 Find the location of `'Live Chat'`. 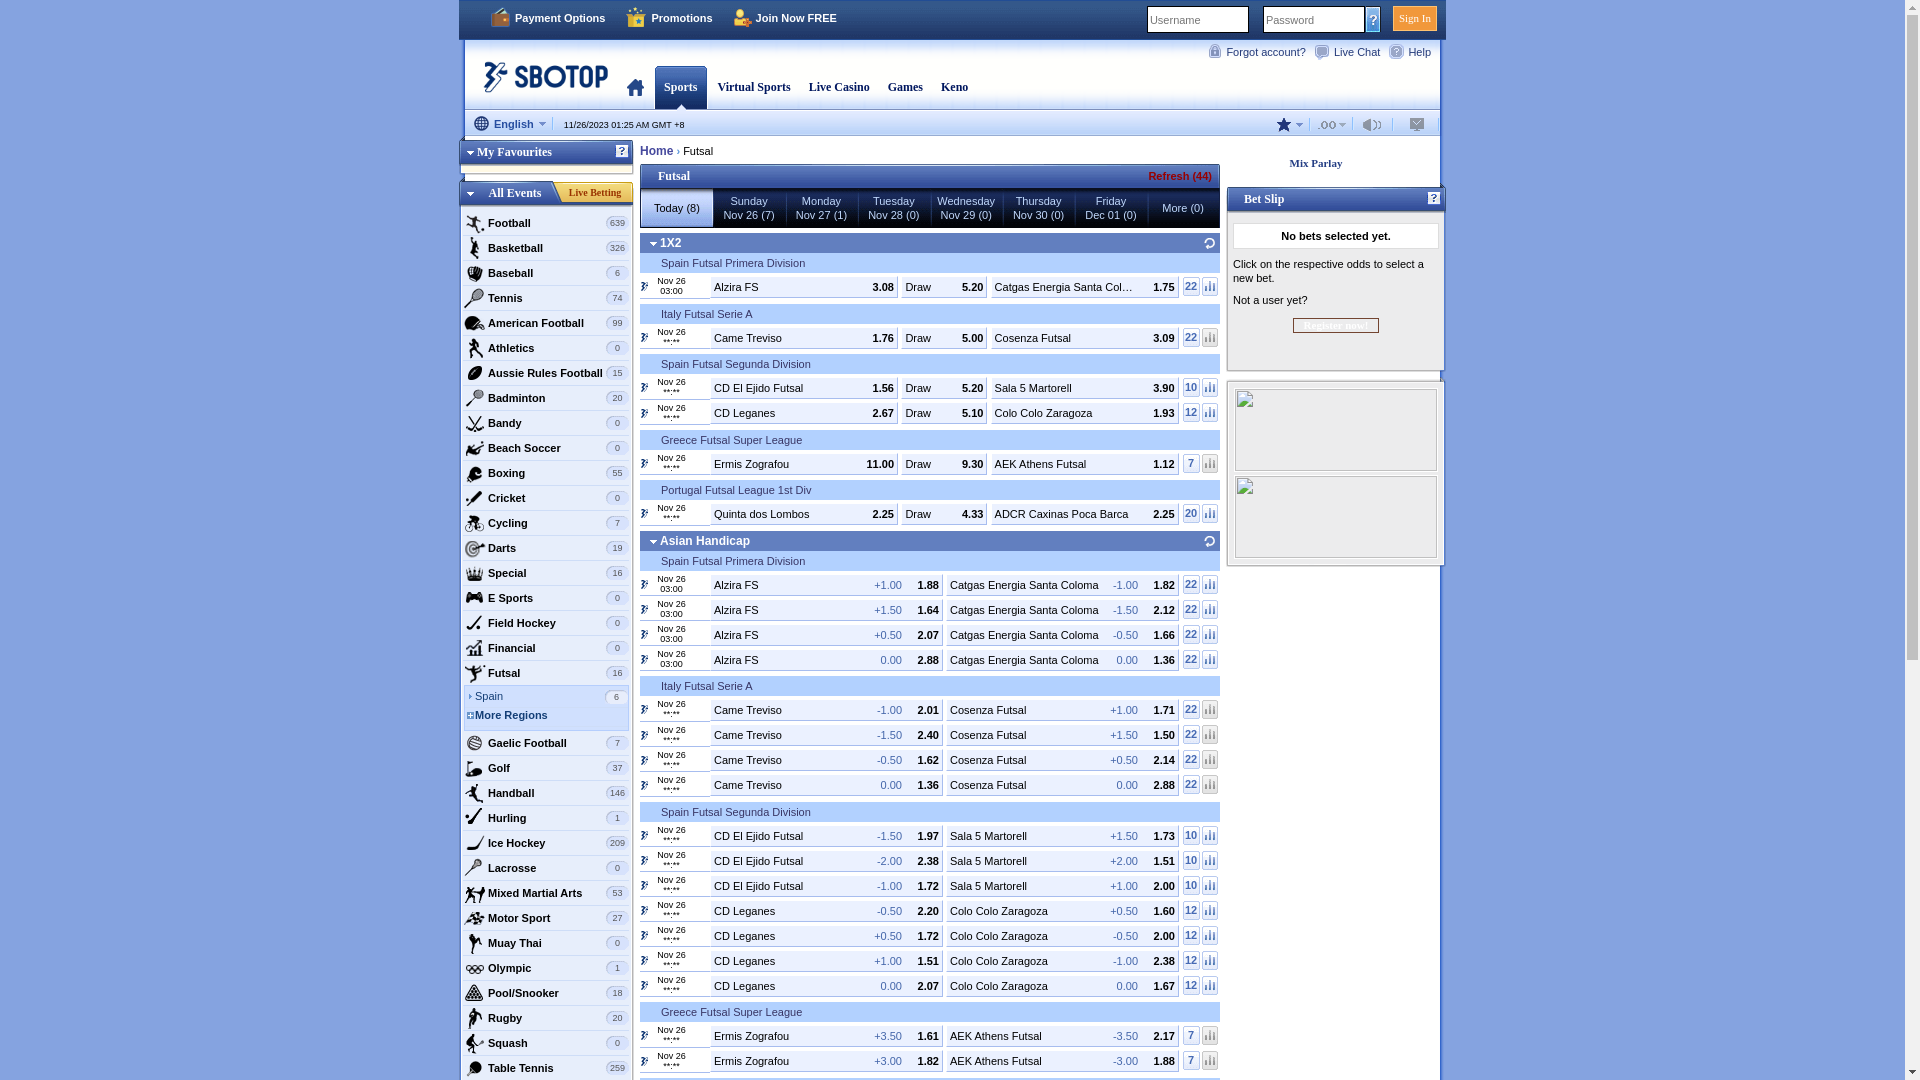

'Live Chat' is located at coordinates (1350, 50).